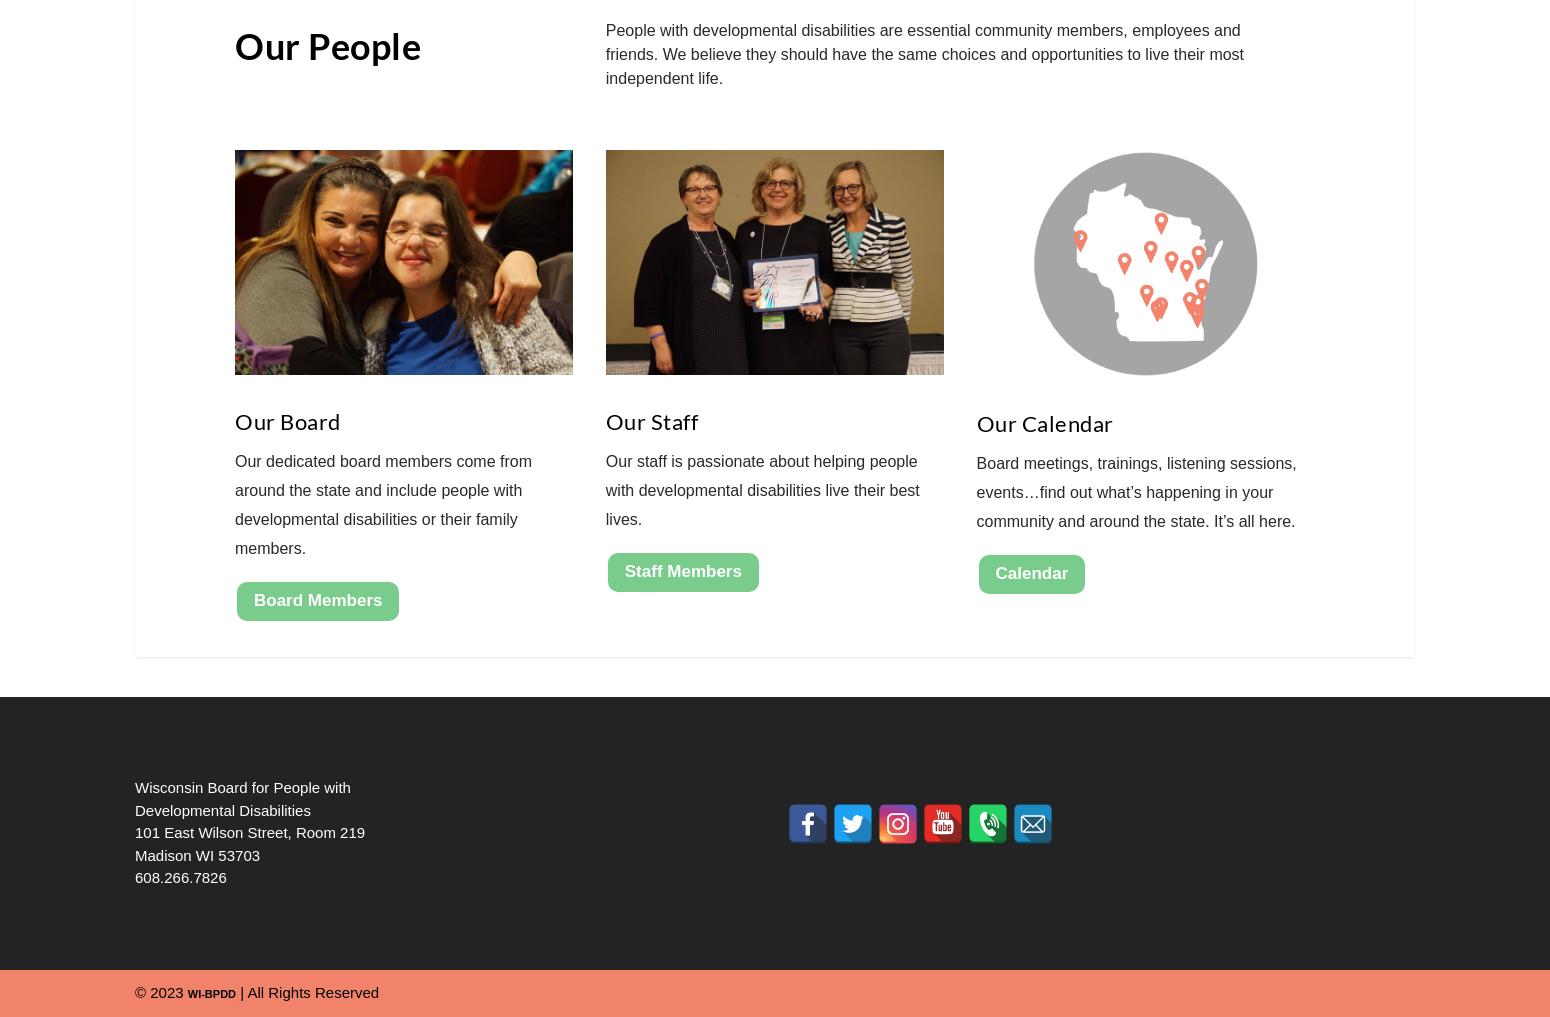  What do you see at coordinates (307, 992) in the screenshot?
I see `'| All Rights Reserved'` at bounding box center [307, 992].